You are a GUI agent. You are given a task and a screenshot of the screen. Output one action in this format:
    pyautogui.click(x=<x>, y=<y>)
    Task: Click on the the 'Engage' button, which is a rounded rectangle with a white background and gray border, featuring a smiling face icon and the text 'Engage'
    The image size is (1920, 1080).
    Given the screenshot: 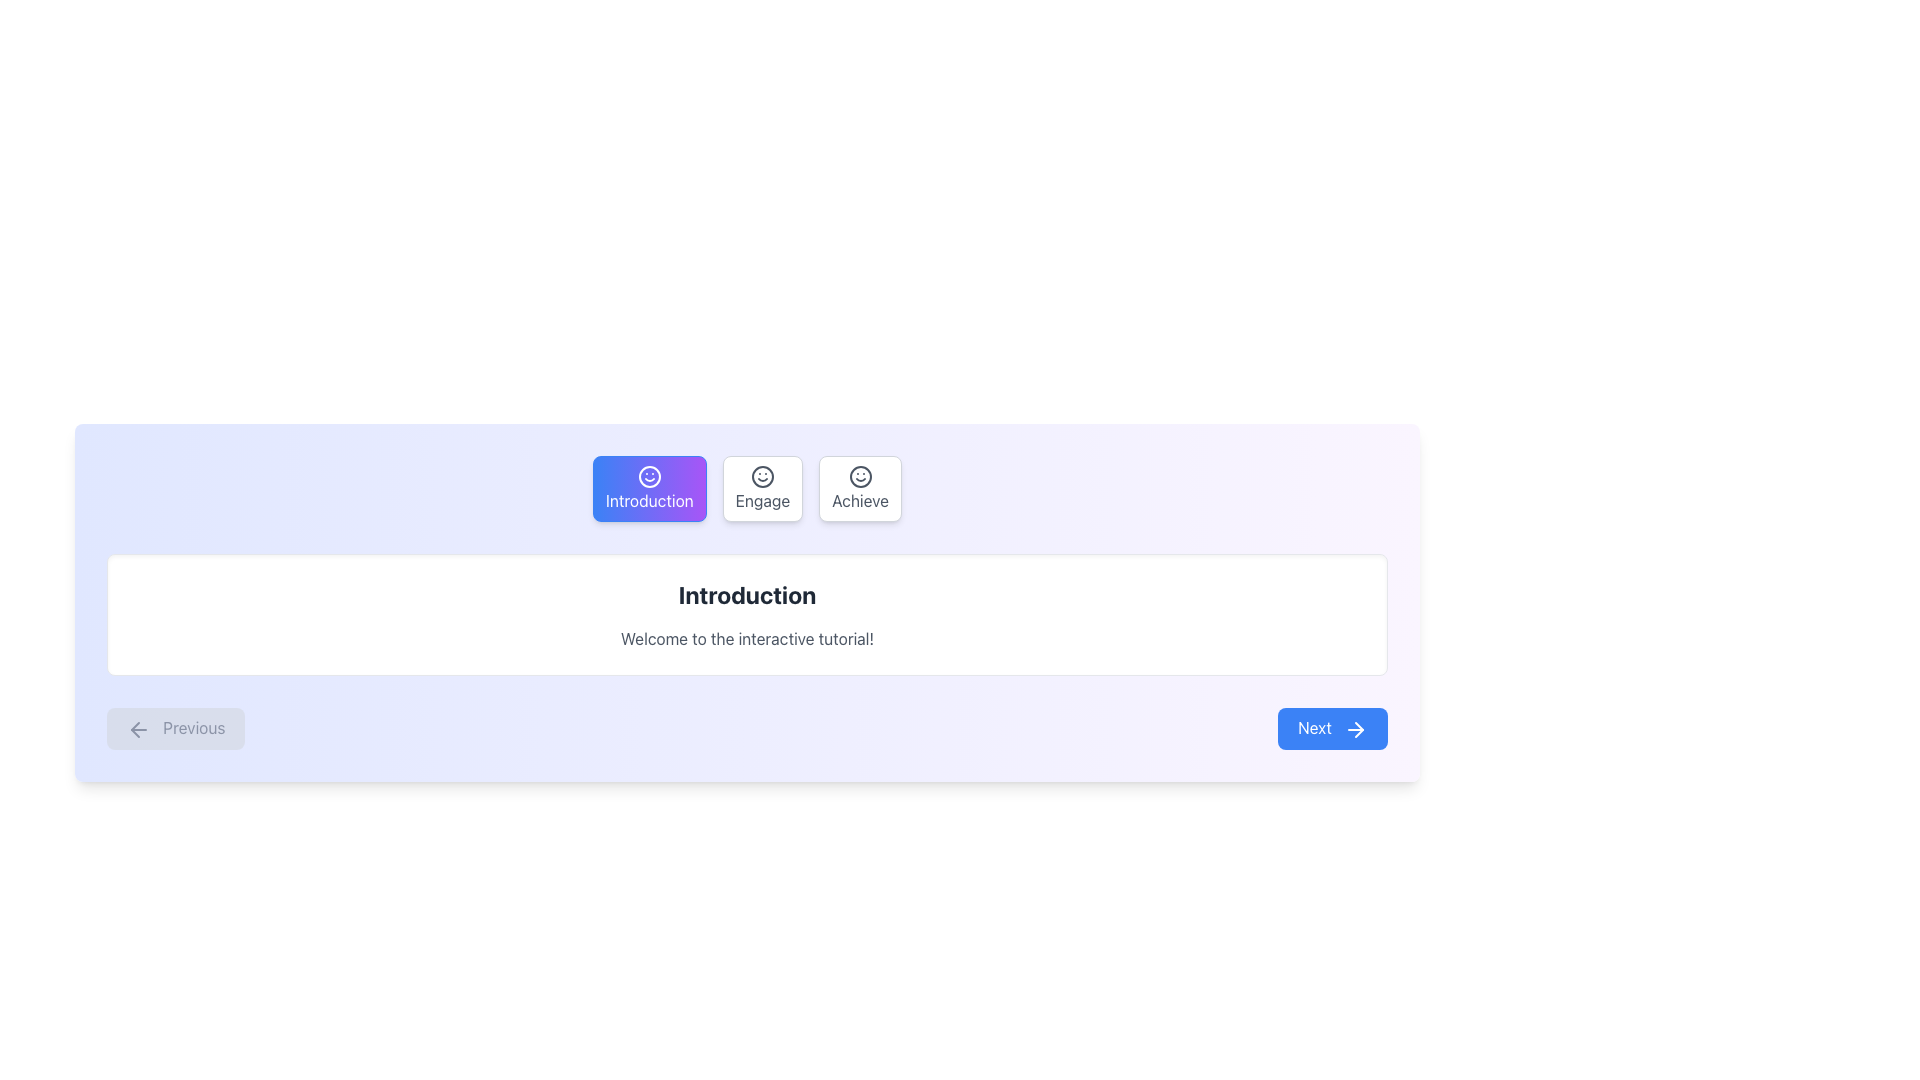 What is the action you would take?
    pyautogui.click(x=762, y=489)
    